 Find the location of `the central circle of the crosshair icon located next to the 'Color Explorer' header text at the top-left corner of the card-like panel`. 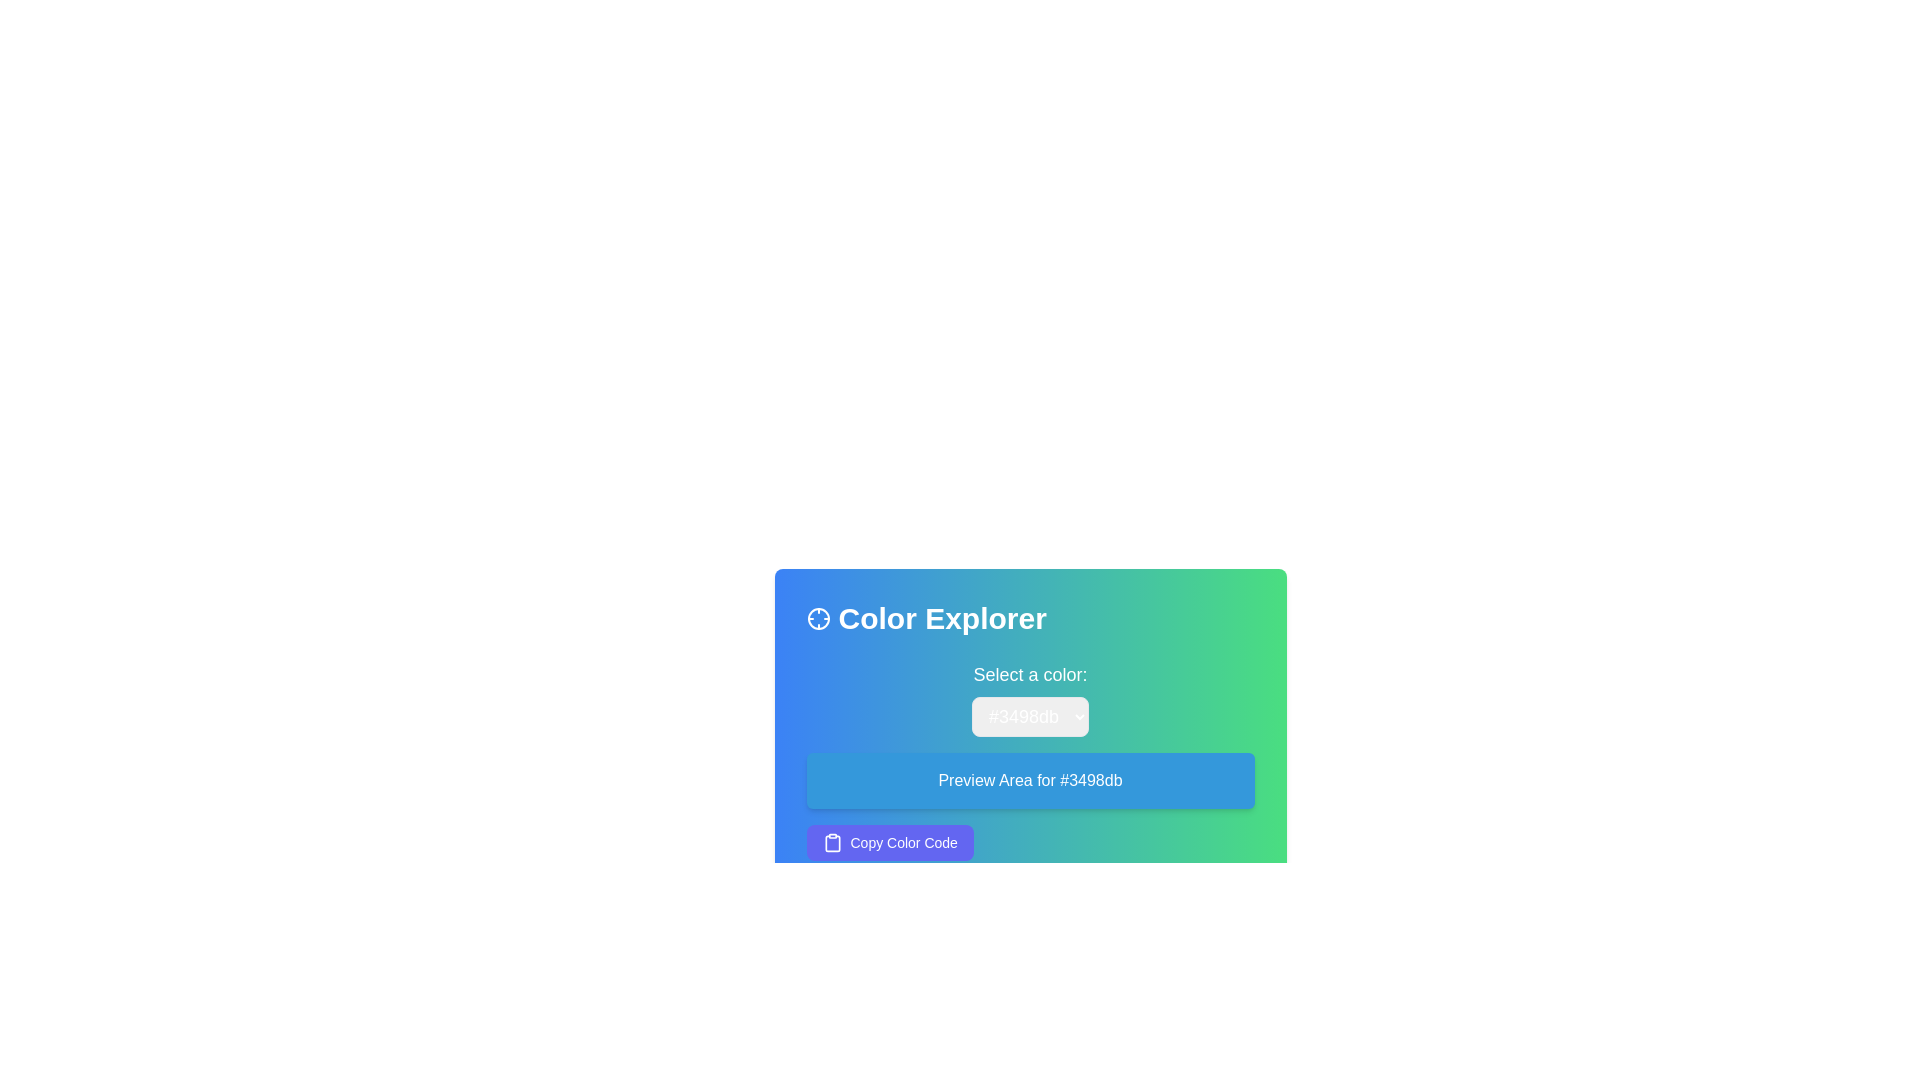

the central circle of the crosshair icon located next to the 'Color Explorer' header text at the top-left corner of the card-like panel is located at coordinates (818, 617).